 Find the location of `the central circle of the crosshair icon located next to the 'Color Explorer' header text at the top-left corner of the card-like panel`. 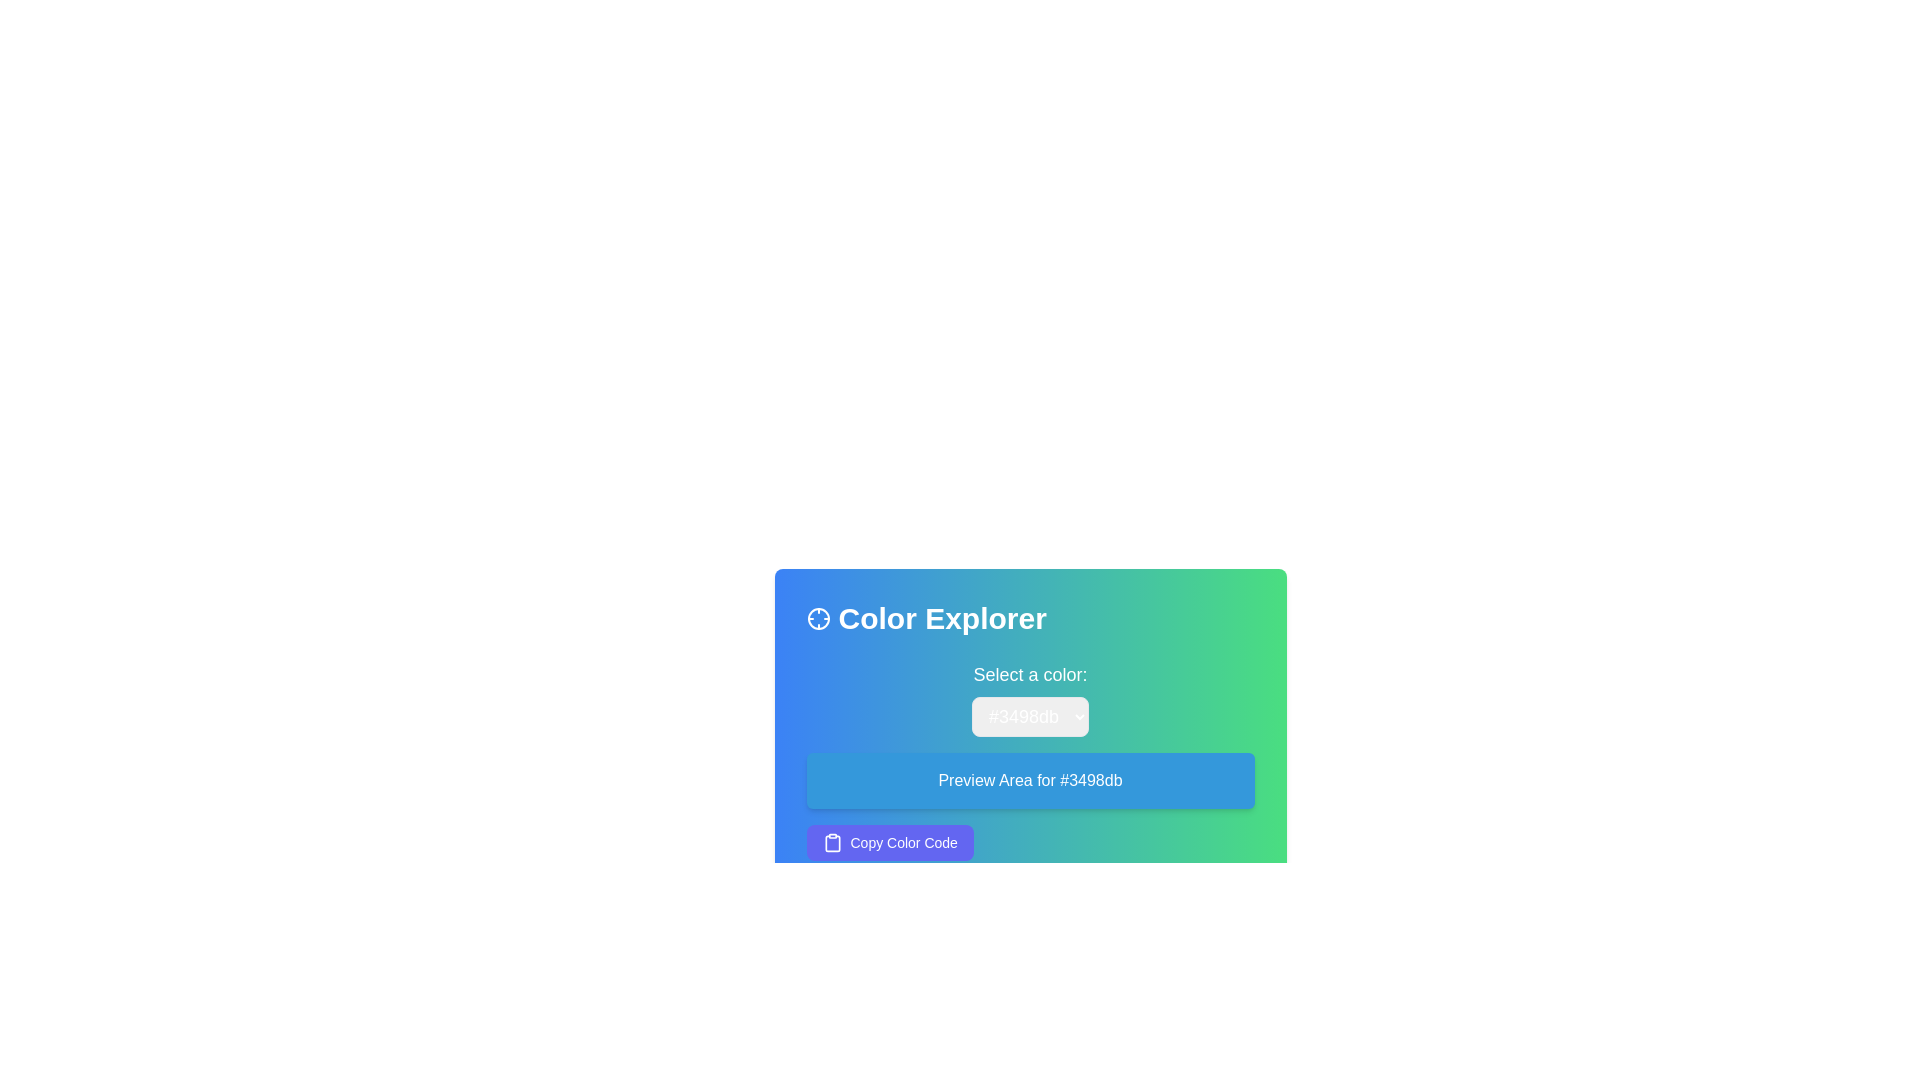

the central circle of the crosshair icon located next to the 'Color Explorer' header text at the top-left corner of the card-like panel is located at coordinates (818, 617).